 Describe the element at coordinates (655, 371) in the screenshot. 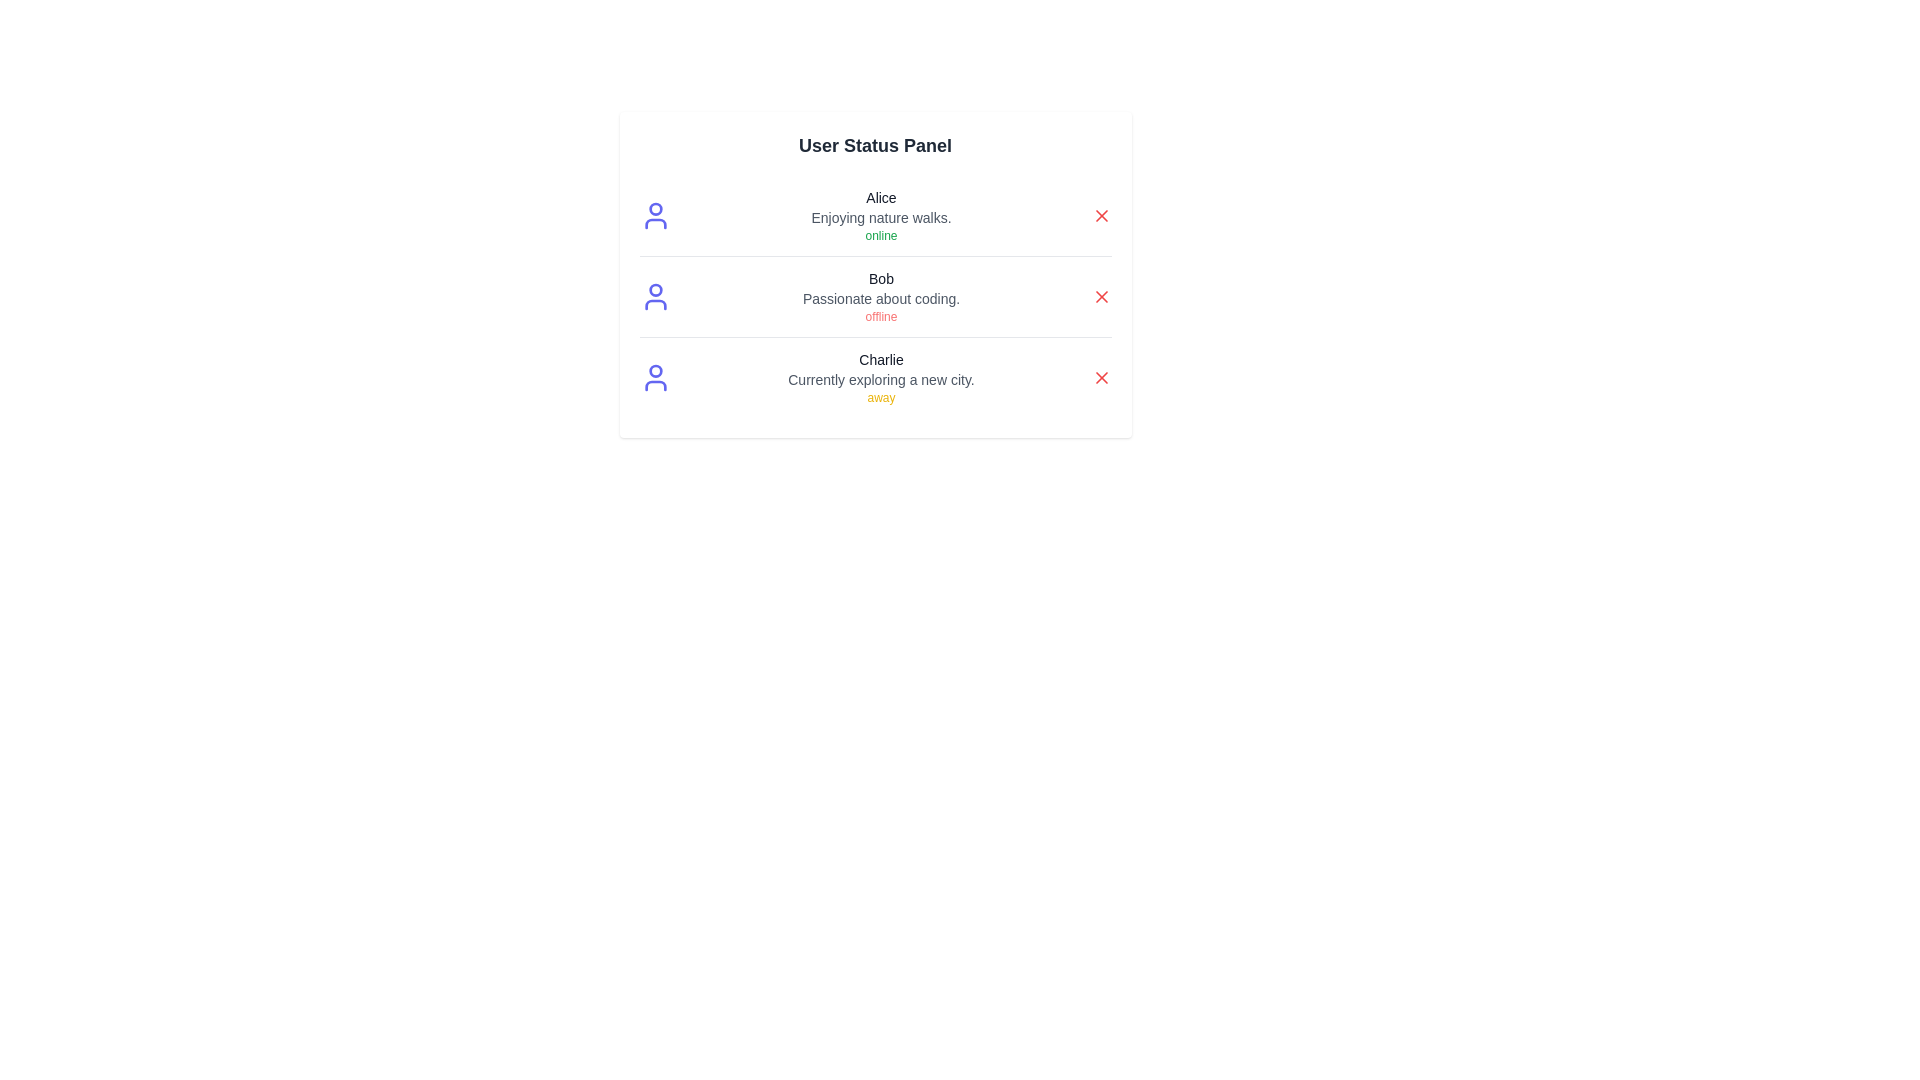

I see `the top-most circular part of the user icon representing an individual's head, located in the third row of a grid layout` at that location.